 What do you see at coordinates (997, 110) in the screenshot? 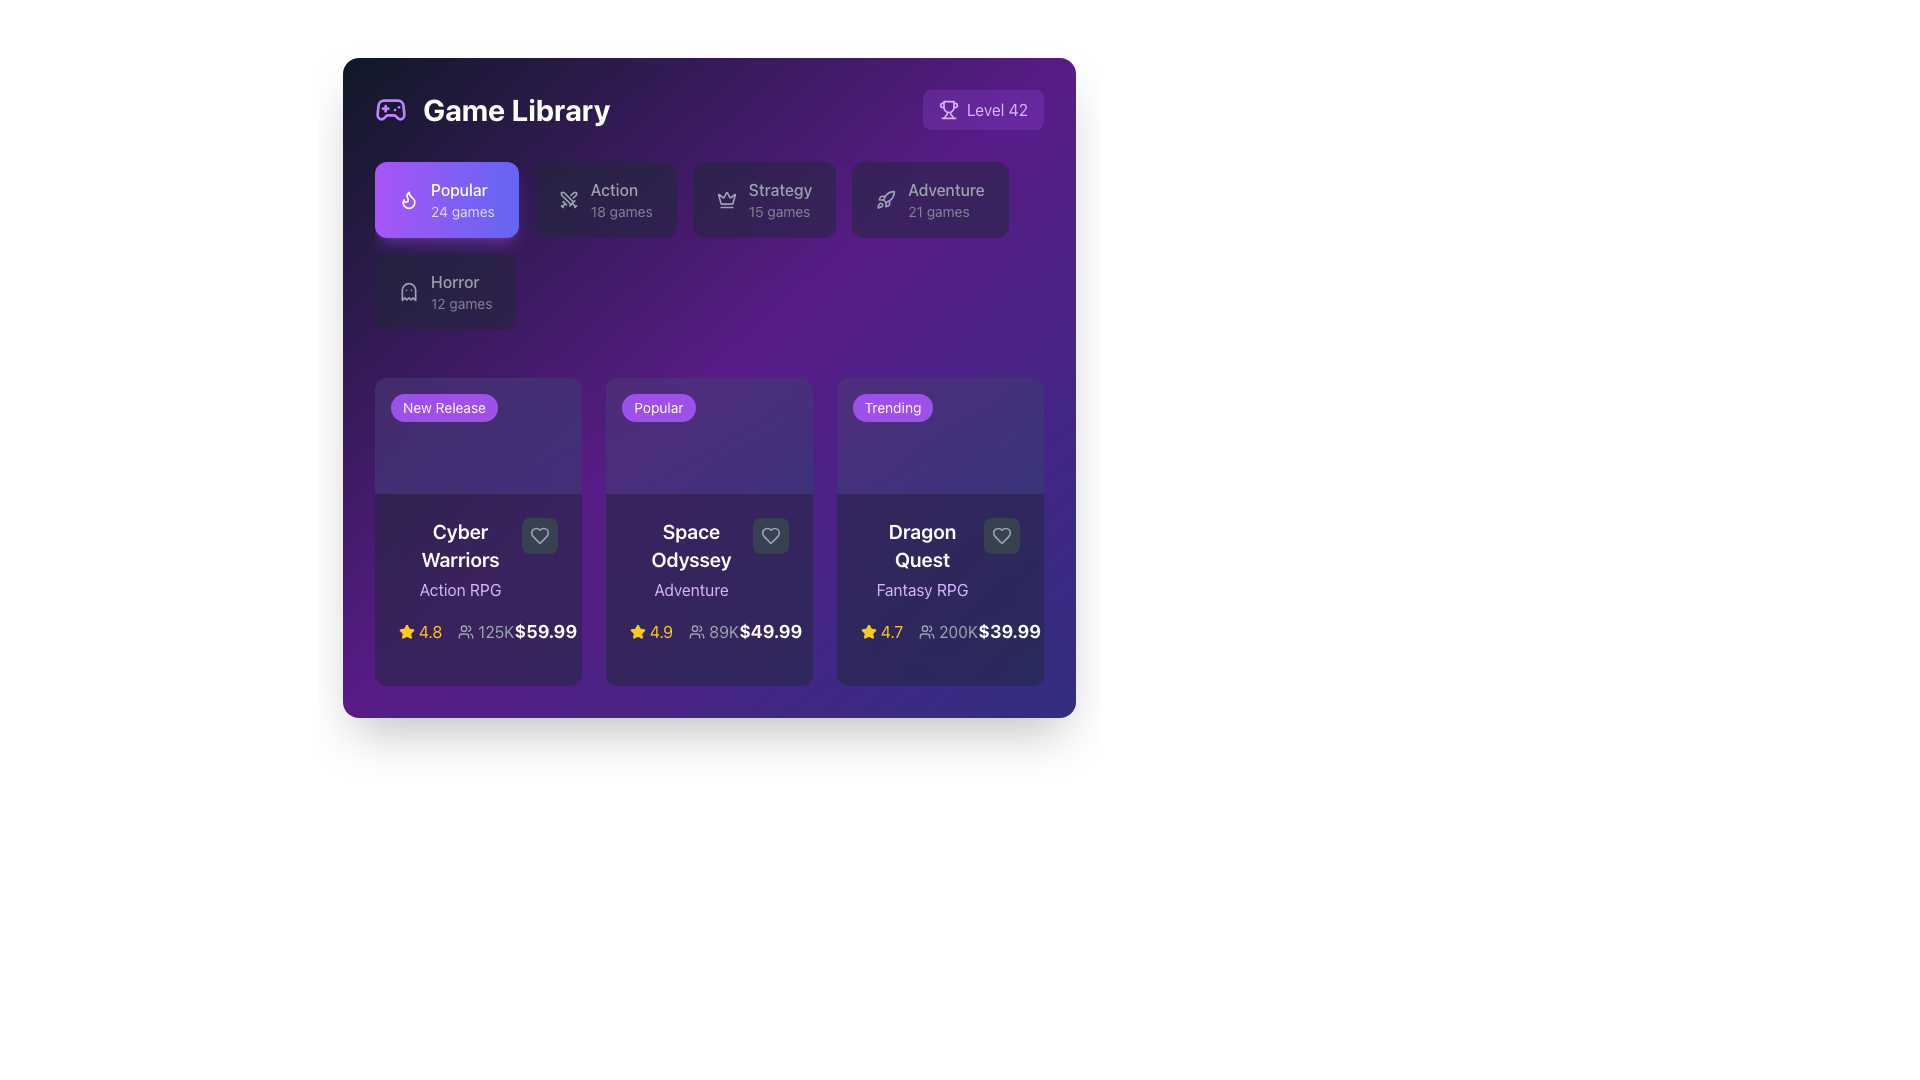
I see `the 'Level 42' static text element, which is styled in purple and located in the top-right corner of the main layout, adjacent to a trophy icon` at bounding box center [997, 110].